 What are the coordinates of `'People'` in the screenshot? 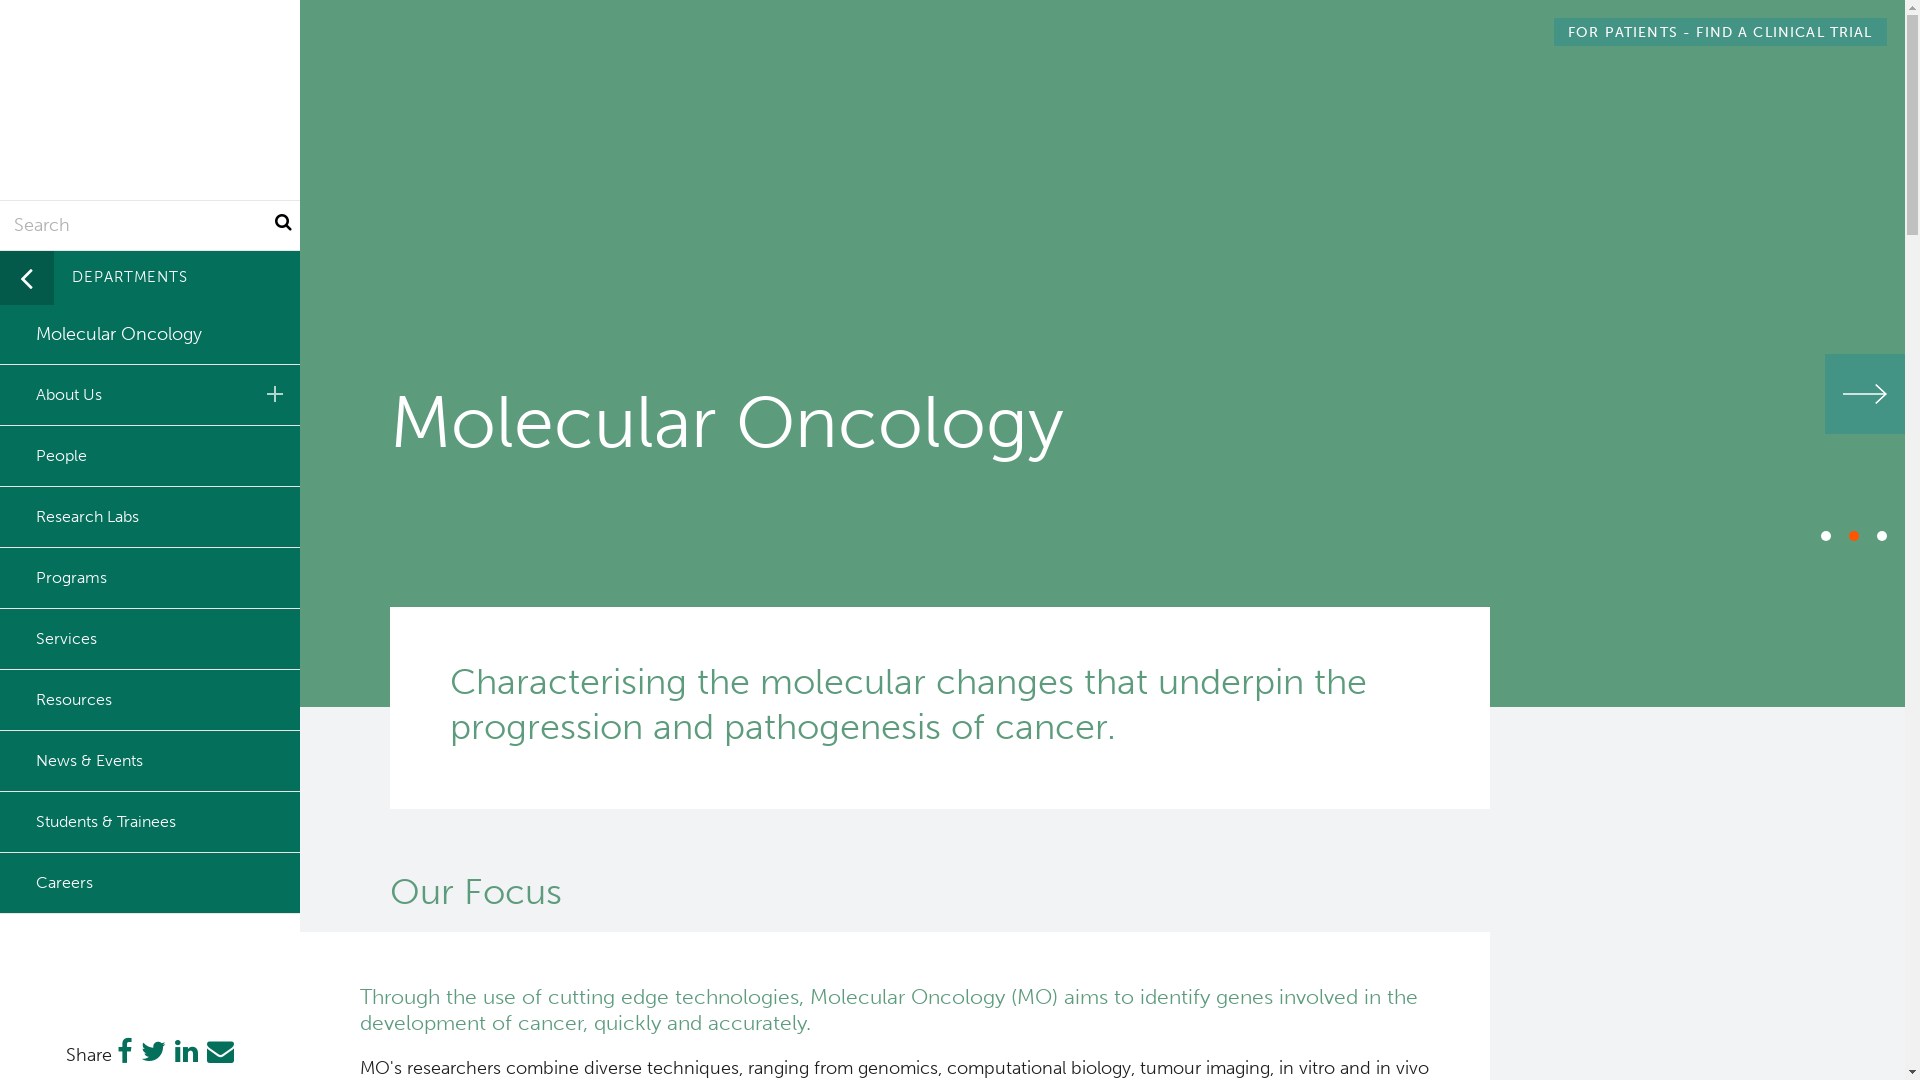 It's located at (148, 455).